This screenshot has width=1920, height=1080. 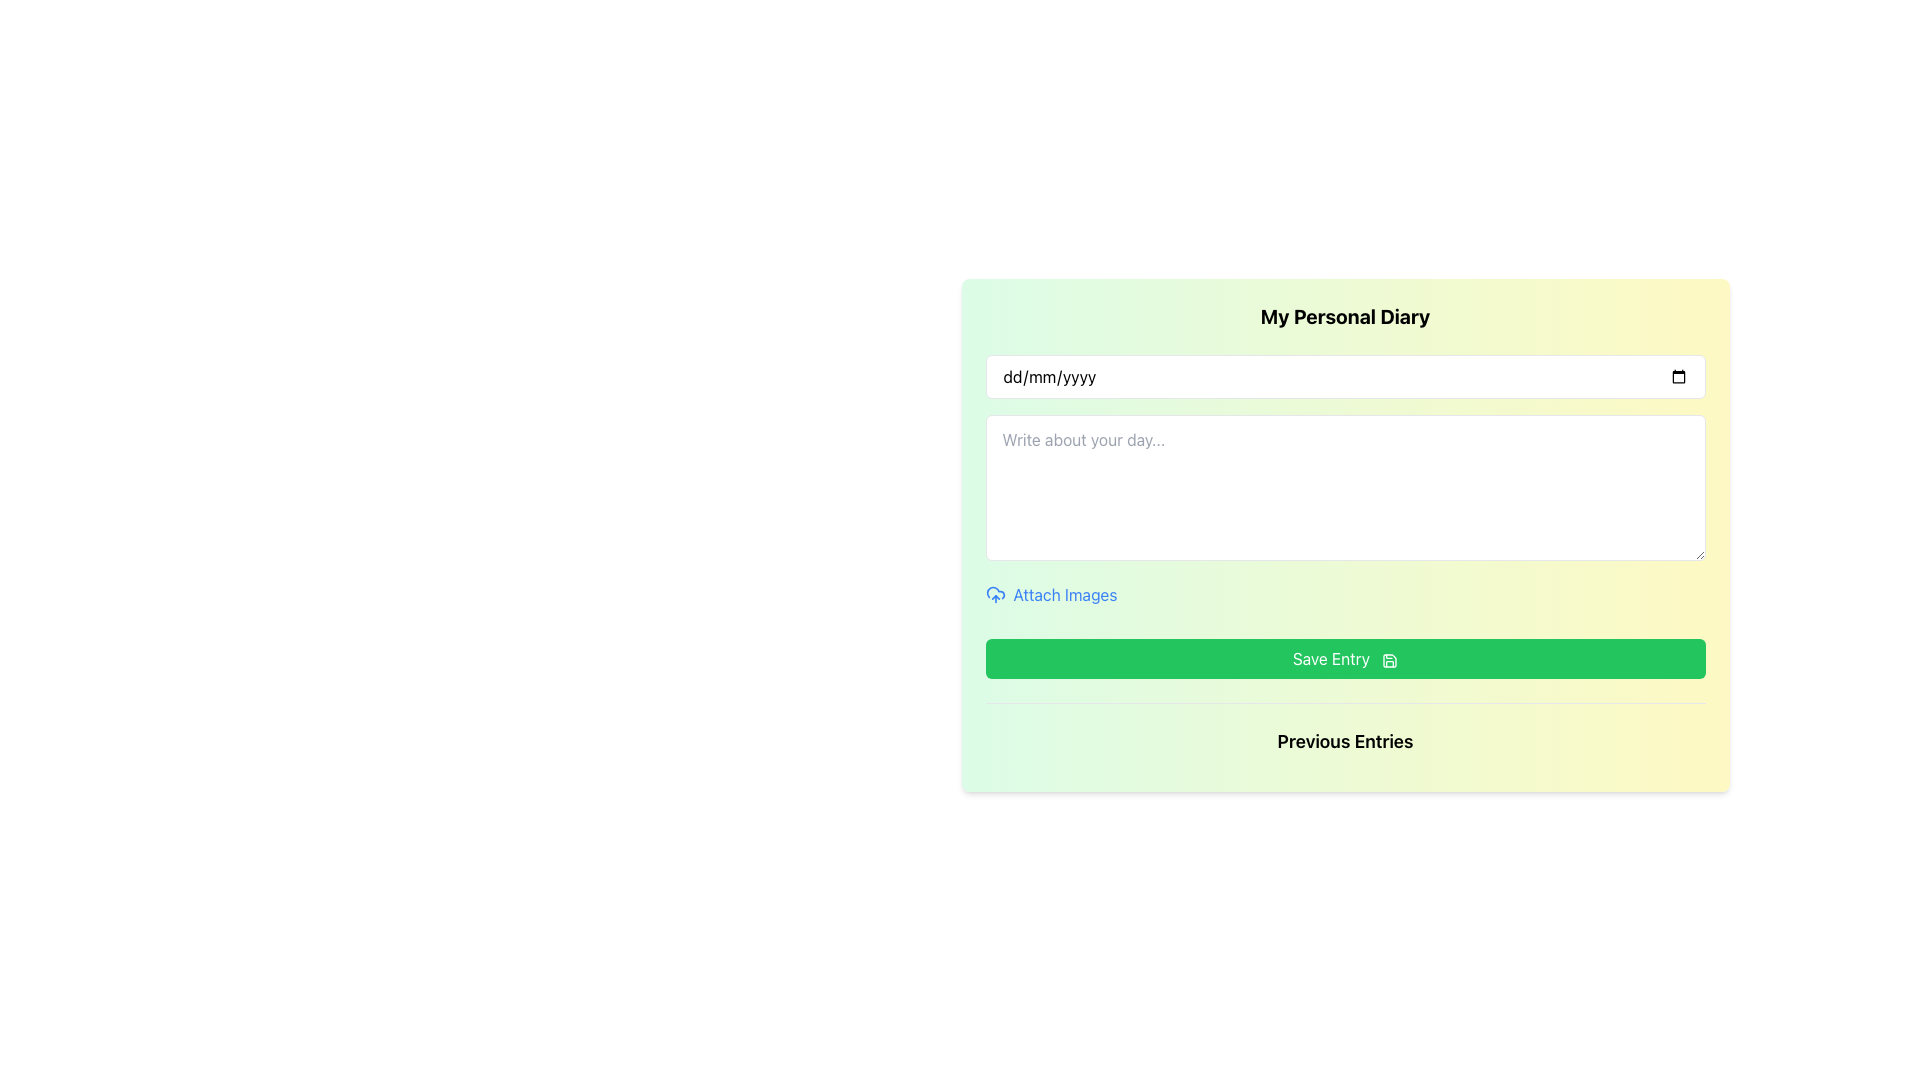 What do you see at coordinates (1345, 377) in the screenshot?
I see `a date from the calendar popup by clicking on the date input field that displays the placeholder 'dd/mm/yyyy'` at bounding box center [1345, 377].